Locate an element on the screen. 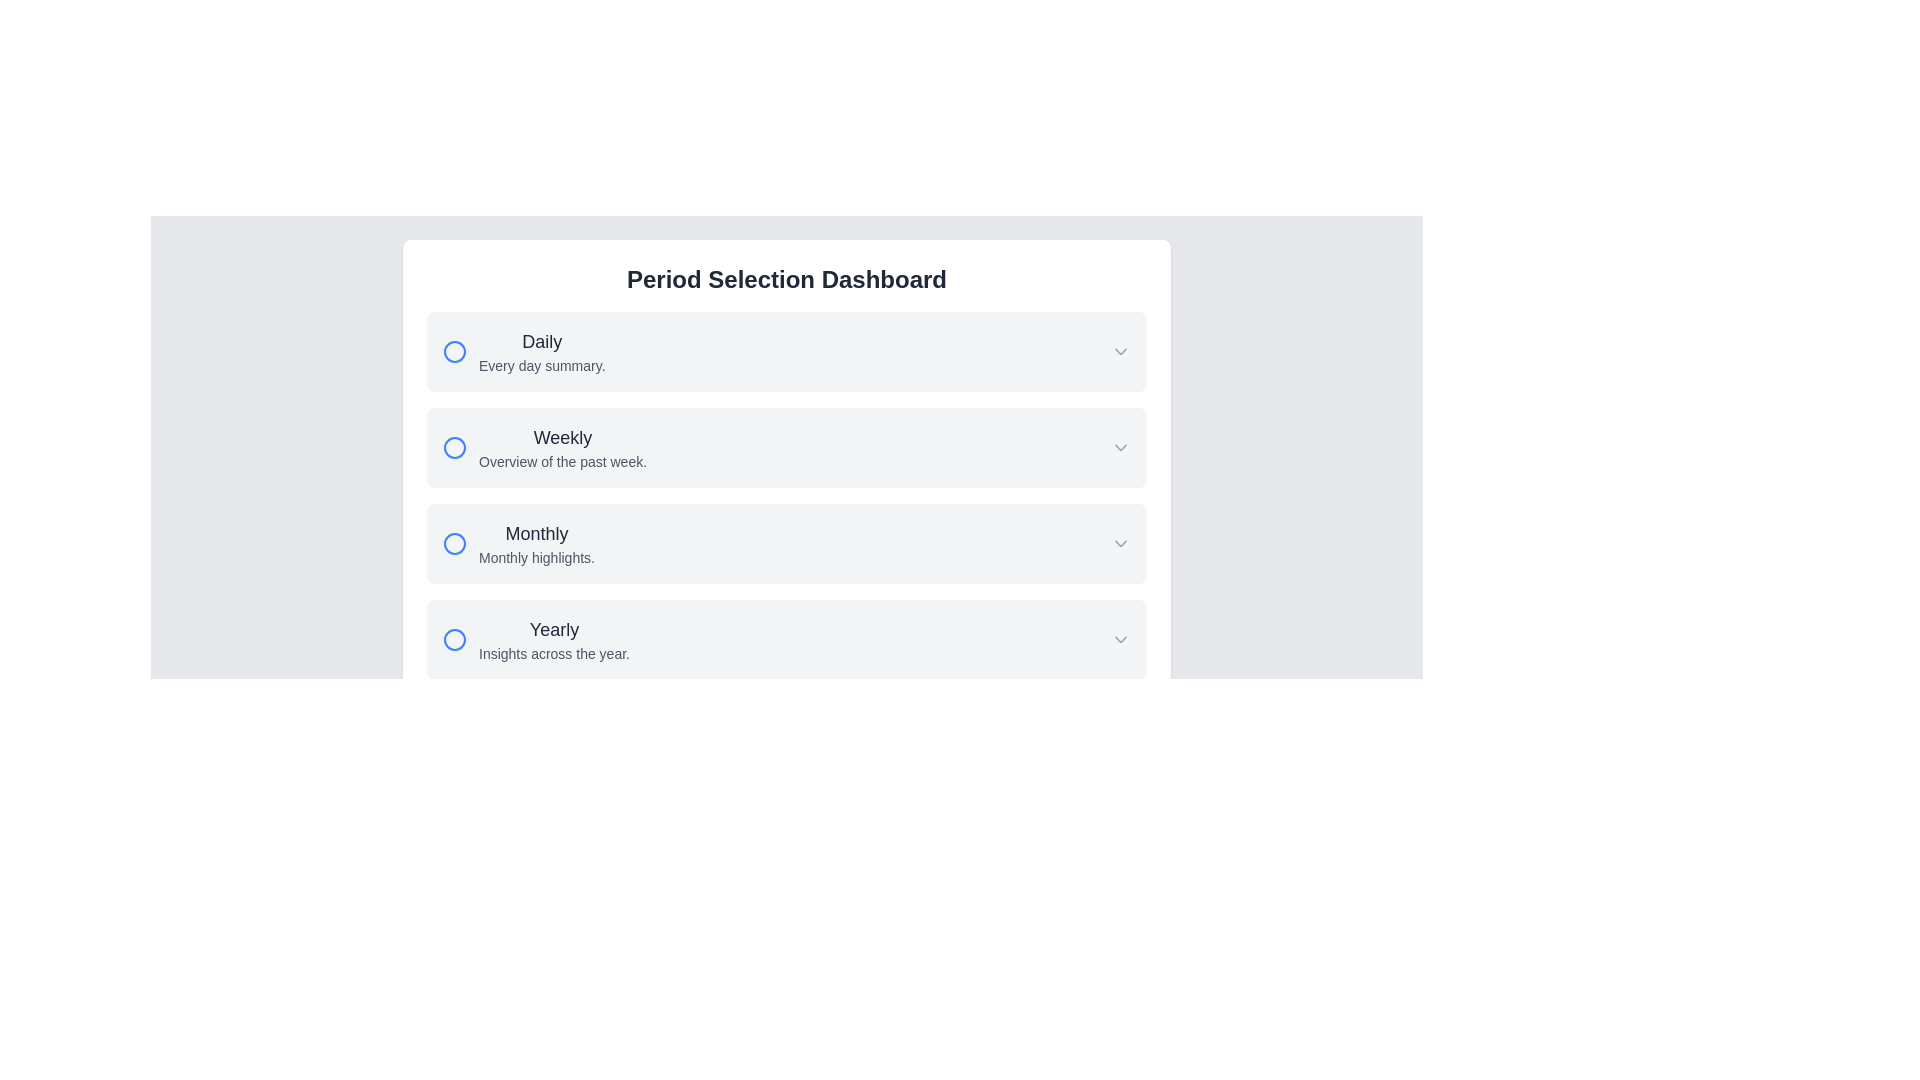 The image size is (1920, 1080). the Option Selector for periodicity level selection, which is located centrally below the 'Period Selection Dashboard' title and above the 'Monthly' section is located at coordinates (786, 495).